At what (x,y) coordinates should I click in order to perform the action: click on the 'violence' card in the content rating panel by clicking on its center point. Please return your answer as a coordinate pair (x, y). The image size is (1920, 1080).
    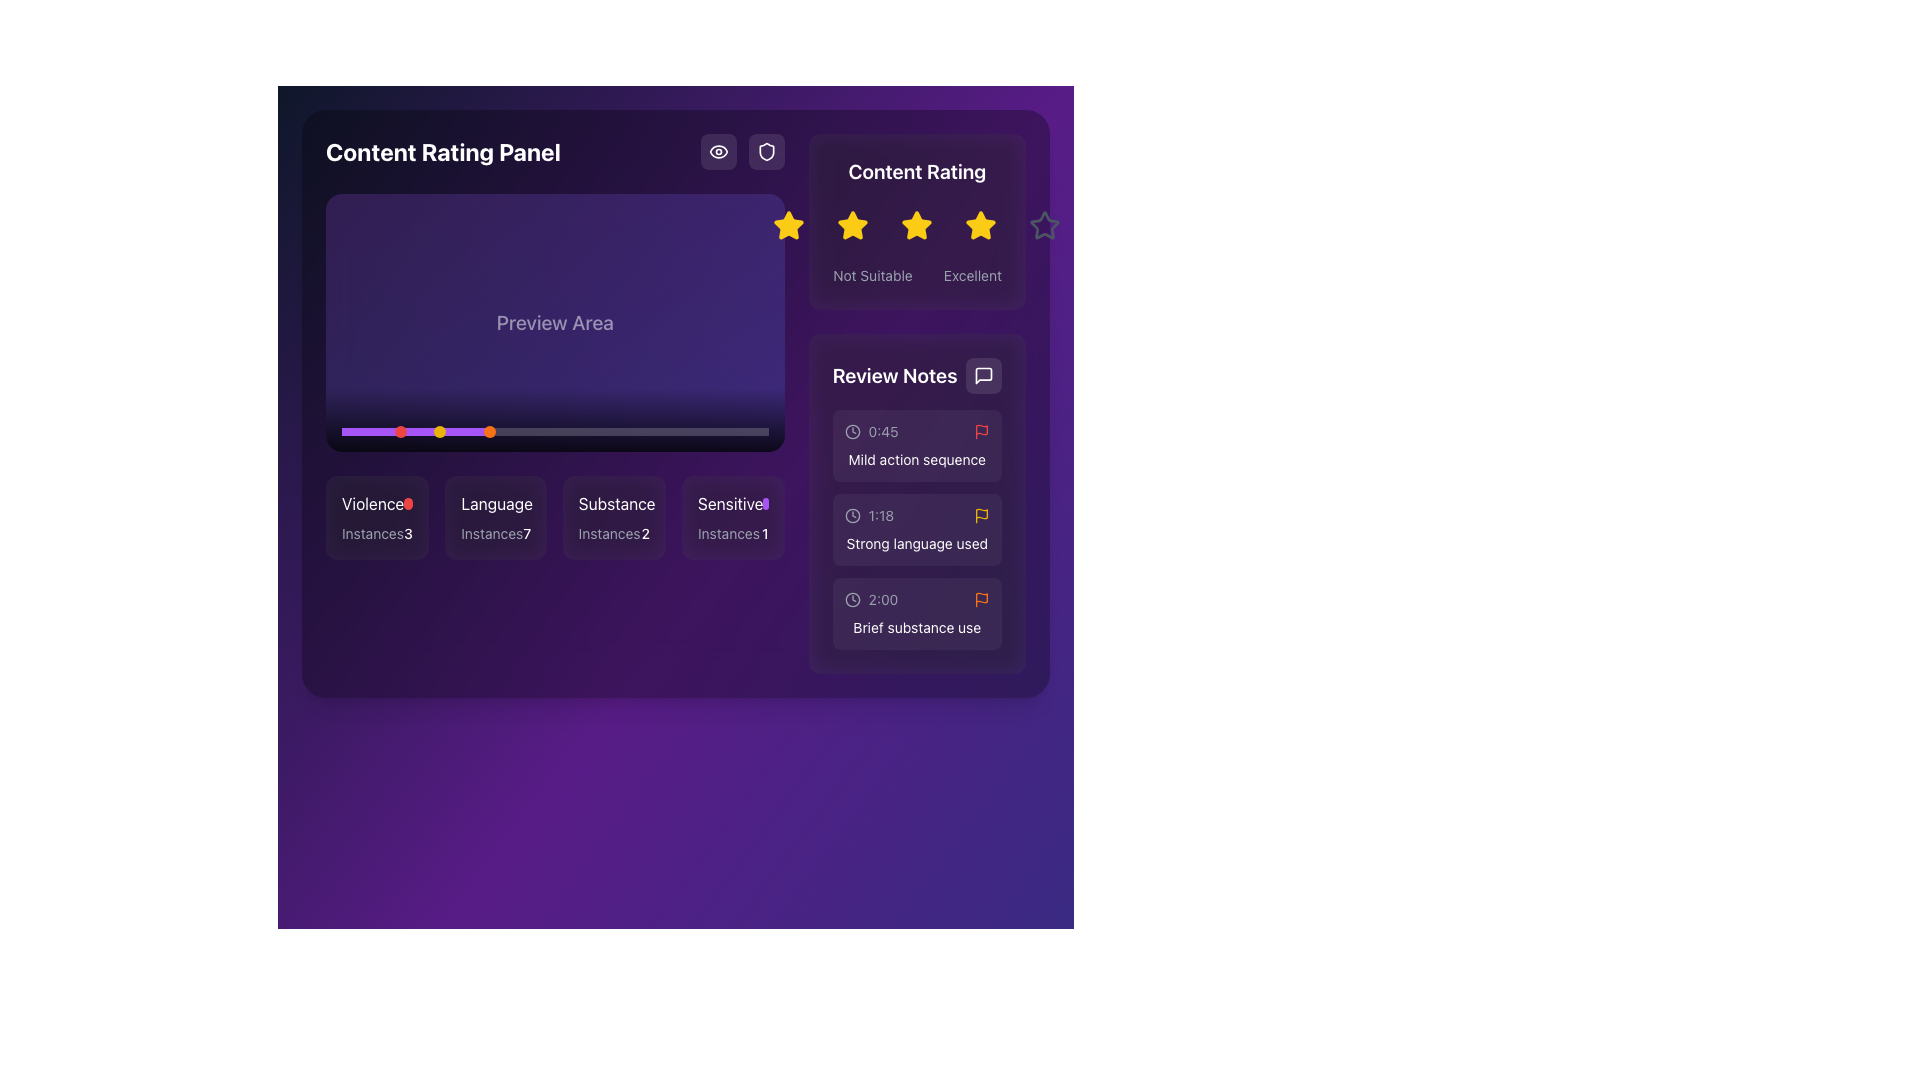
    Looking at the image, I should click on (377, 515).